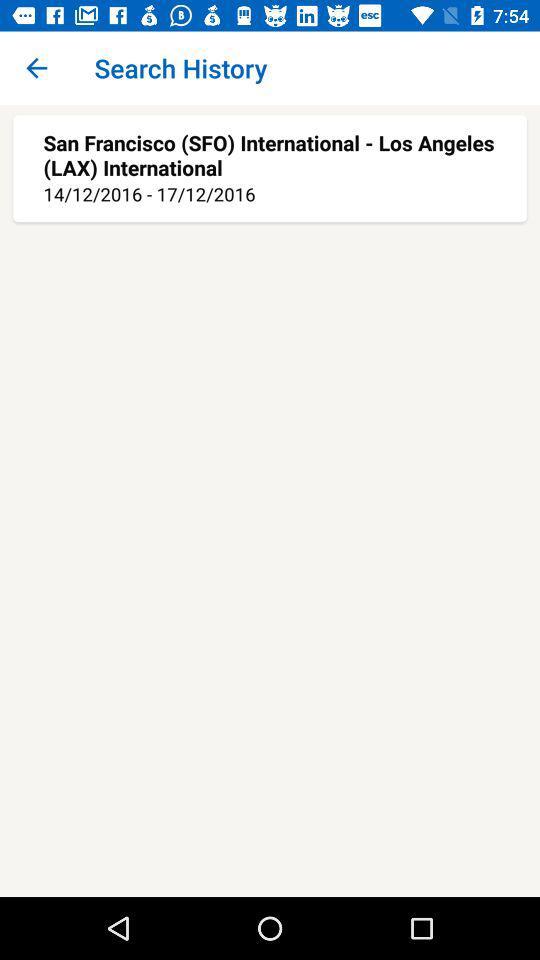  Describe the element at coordinates (36, 68) in the screenshot. I see `the item above the san francisco sfo item` at that location.